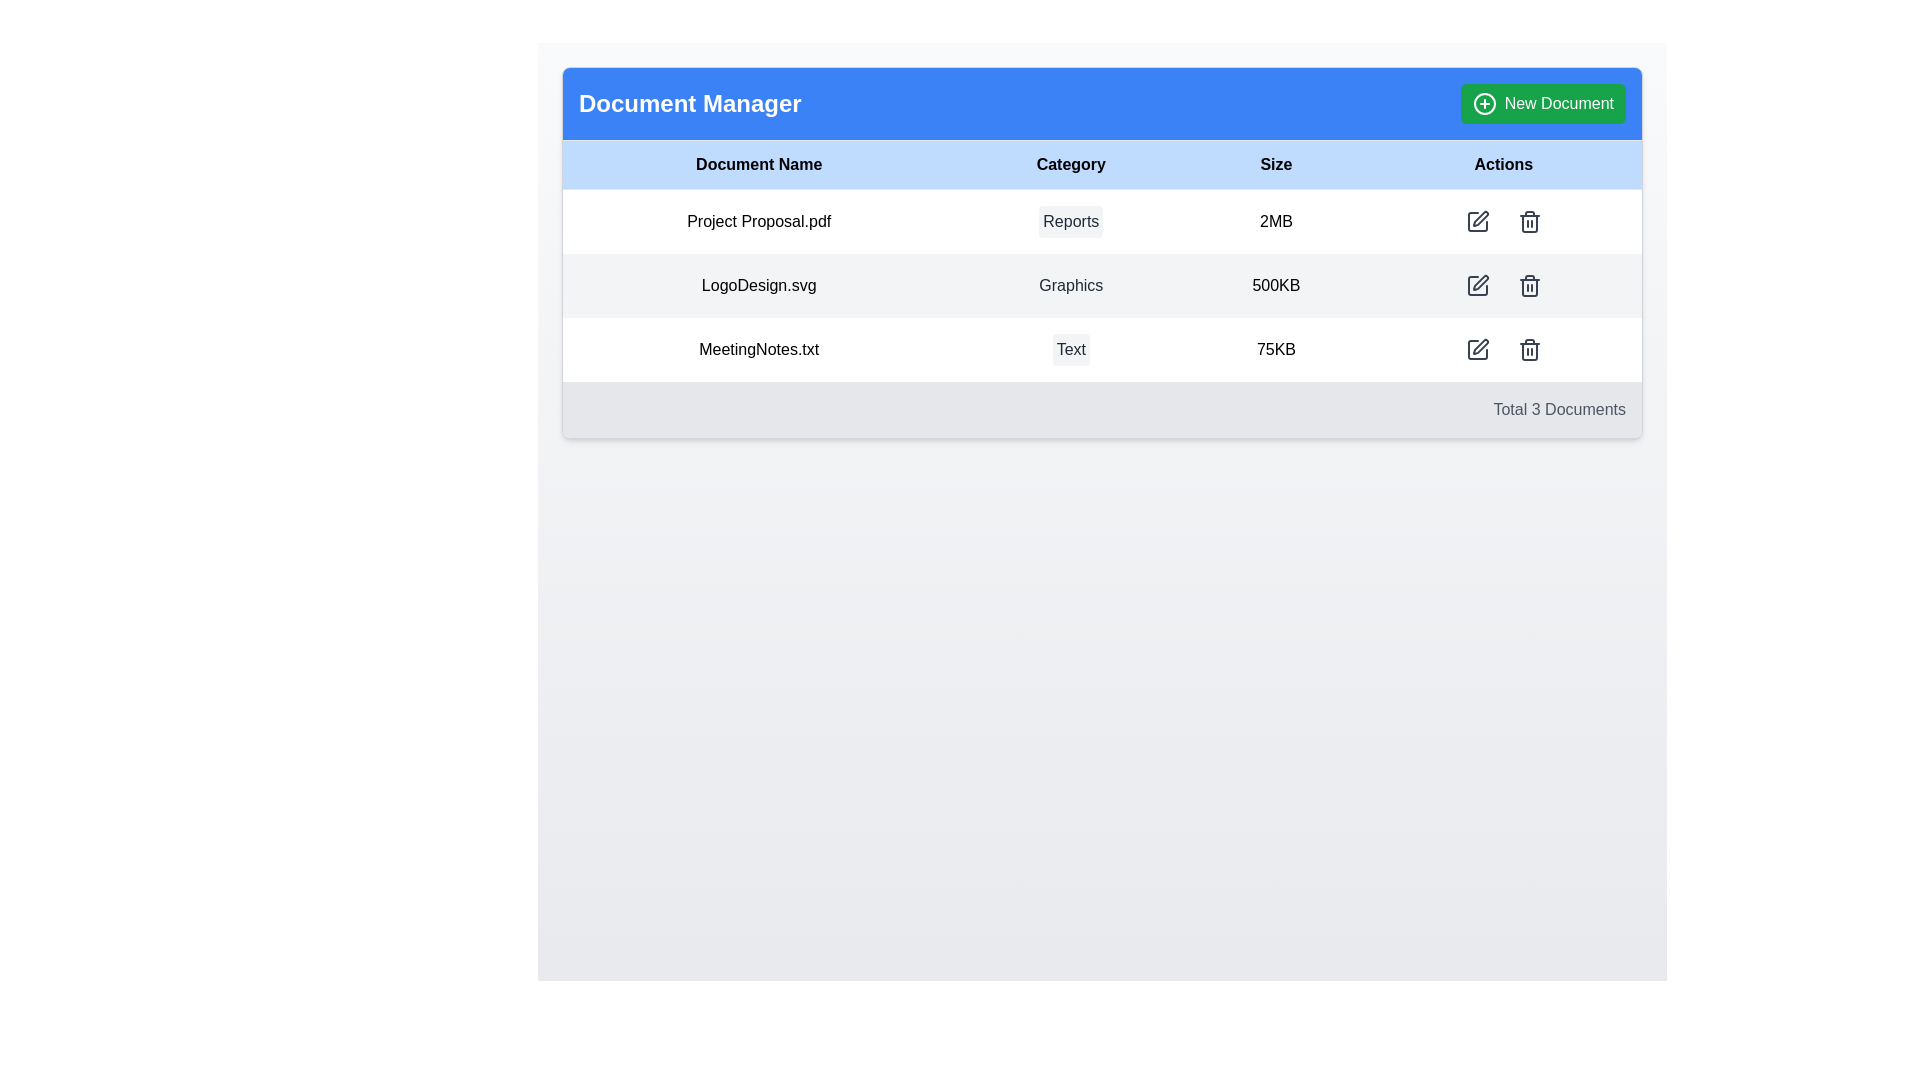 The height and width of the screenshot is (1080, 1920). I want to click on the text label displaying the file size of 'Project Proposal.pdf' located in the third column under the 'Size' heading of the first row in the main content table, so click(1275, 221).